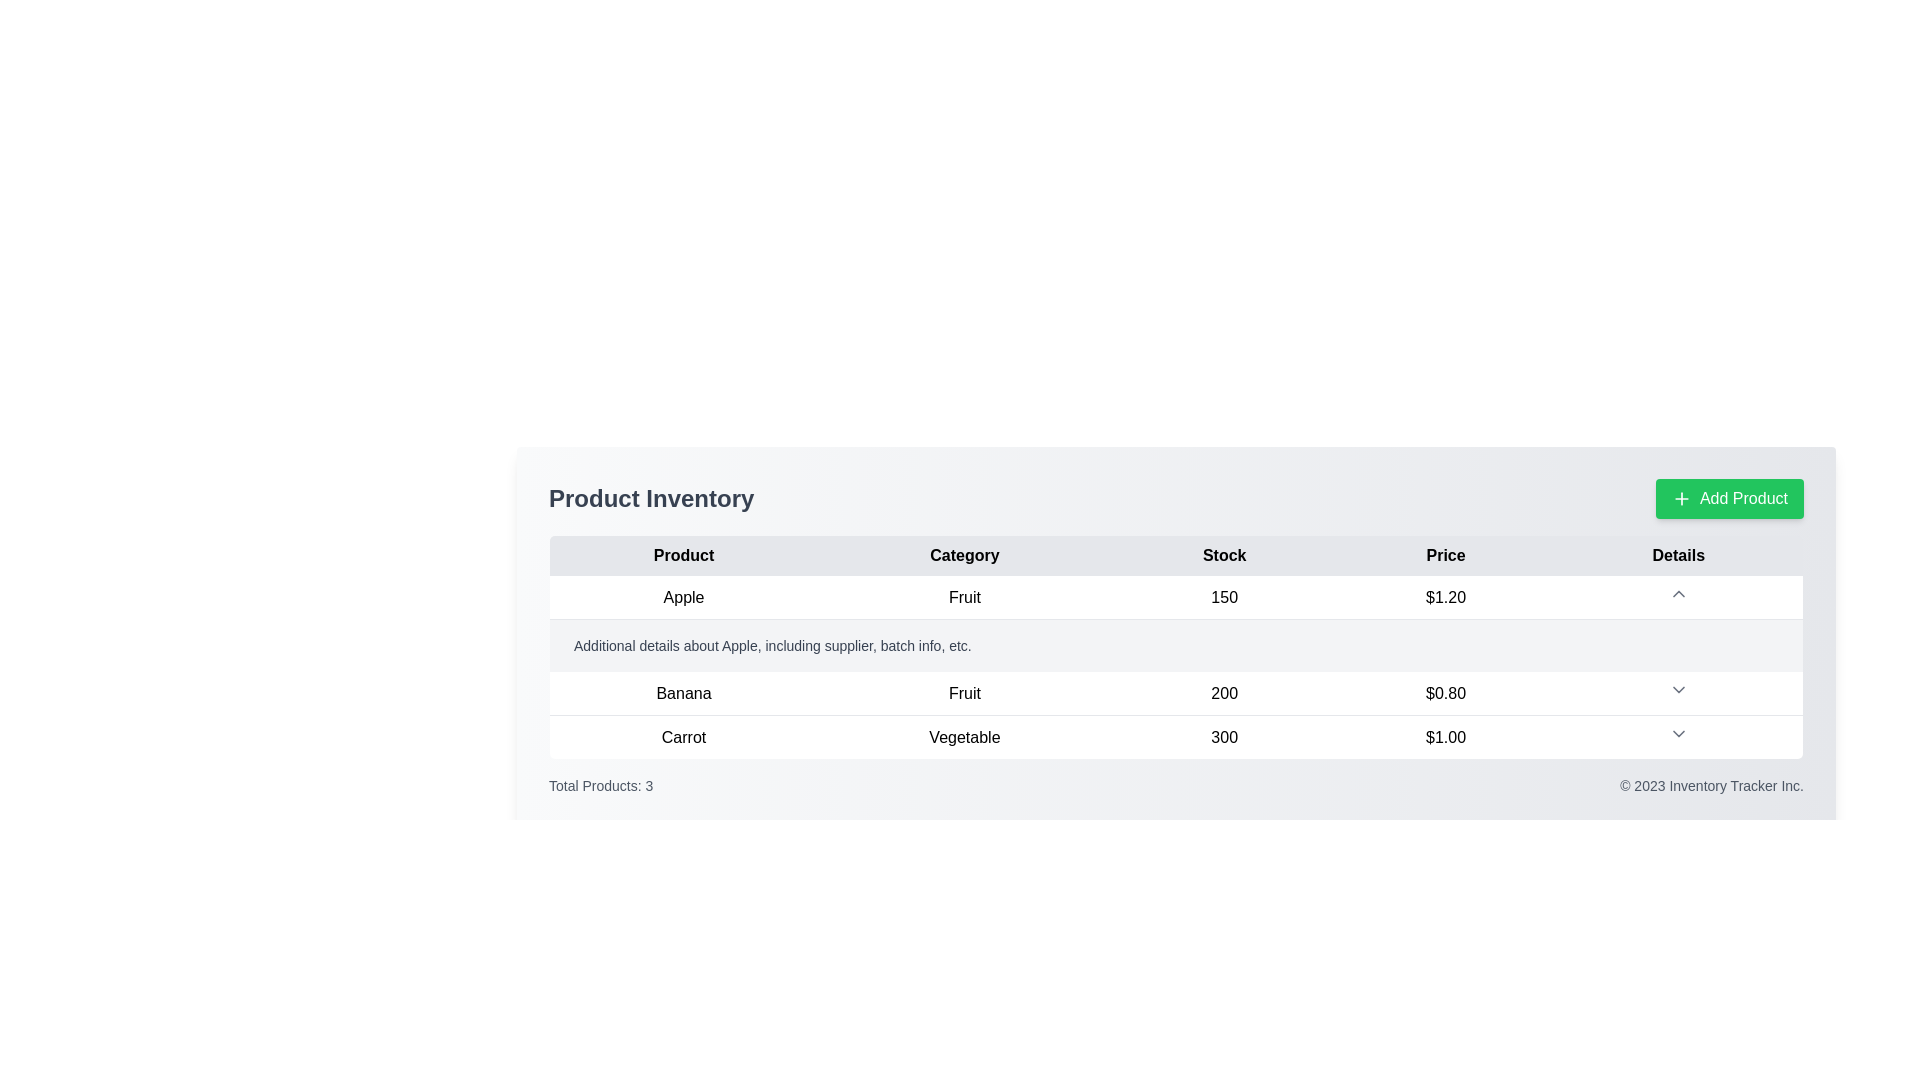  What do you see at coordinates (1679, 692) in the screenshot?
I see `the chevron icon in the 'Details' column of the second row labeled 'Banana' to expand or collapse additional product details` at bounding box center [1679, 692].